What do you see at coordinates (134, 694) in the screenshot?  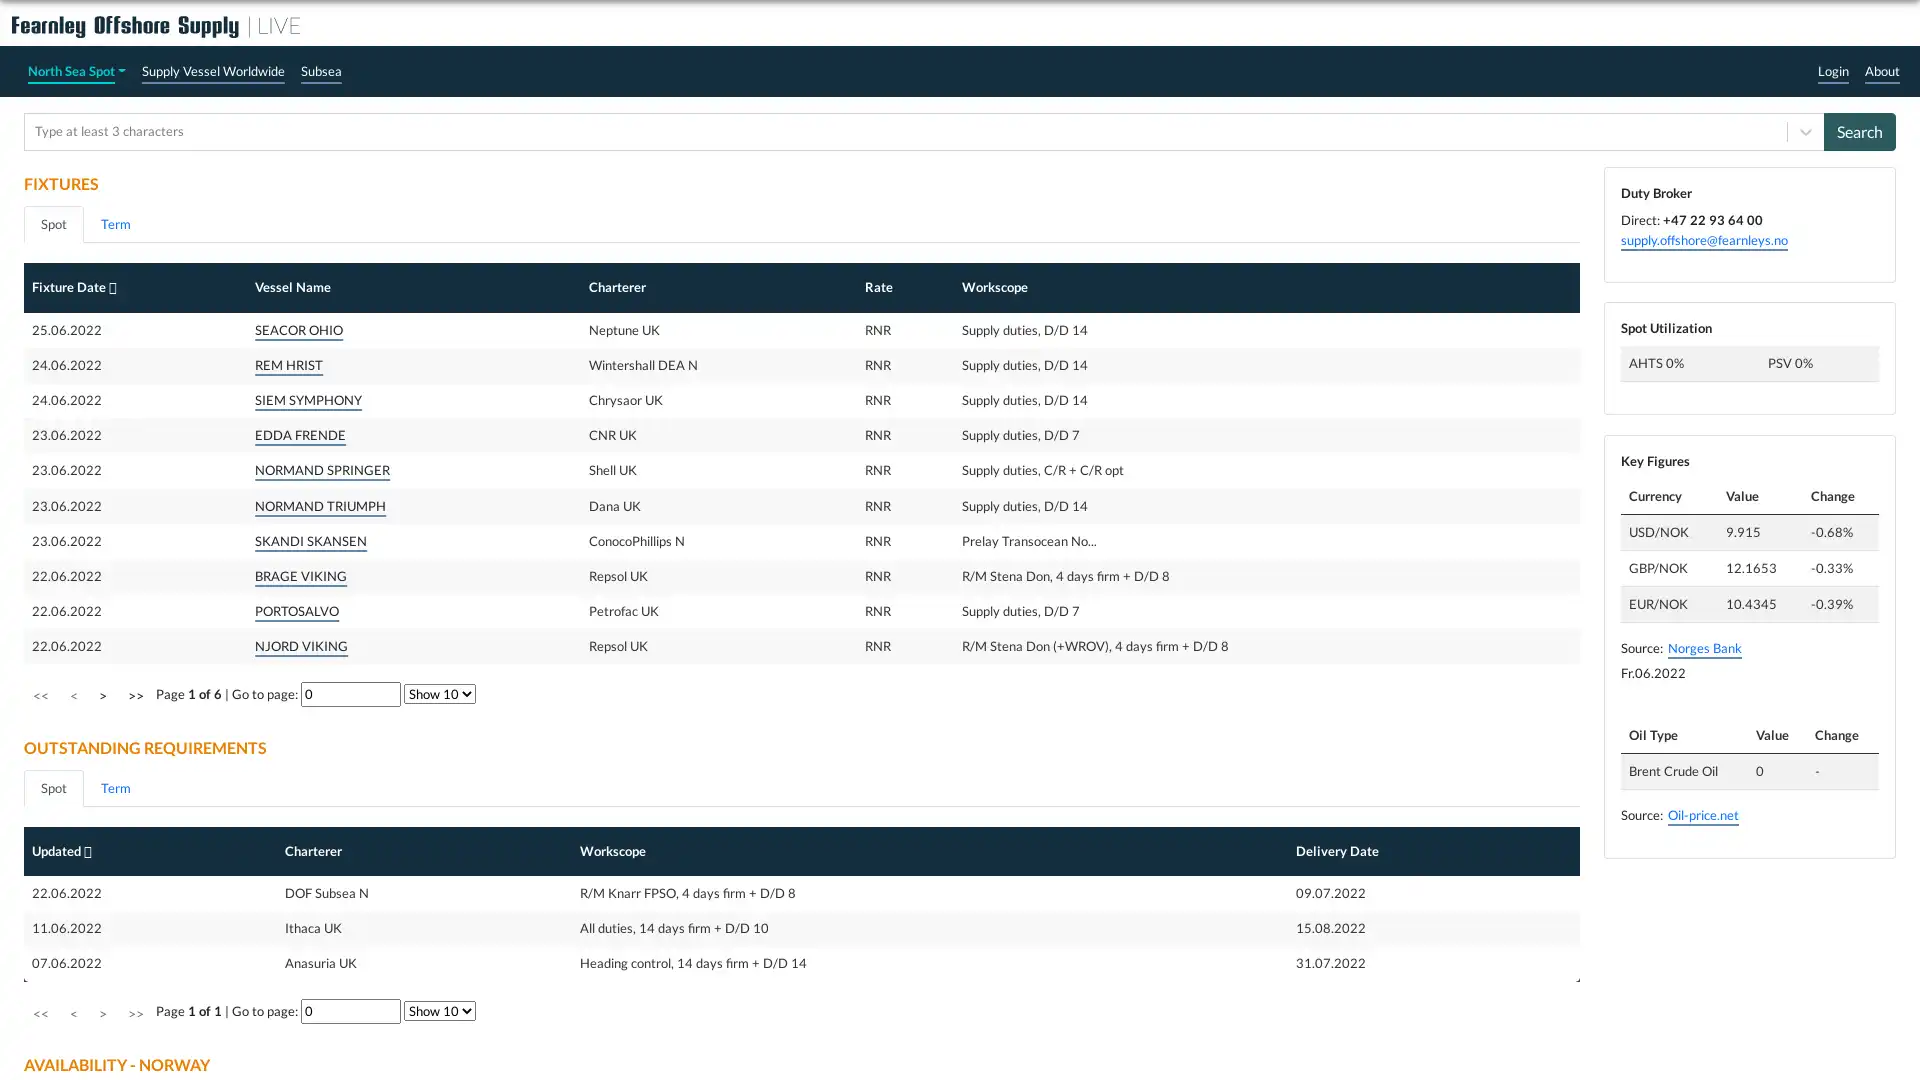 I see `>>` at bounding box center [134, 694].